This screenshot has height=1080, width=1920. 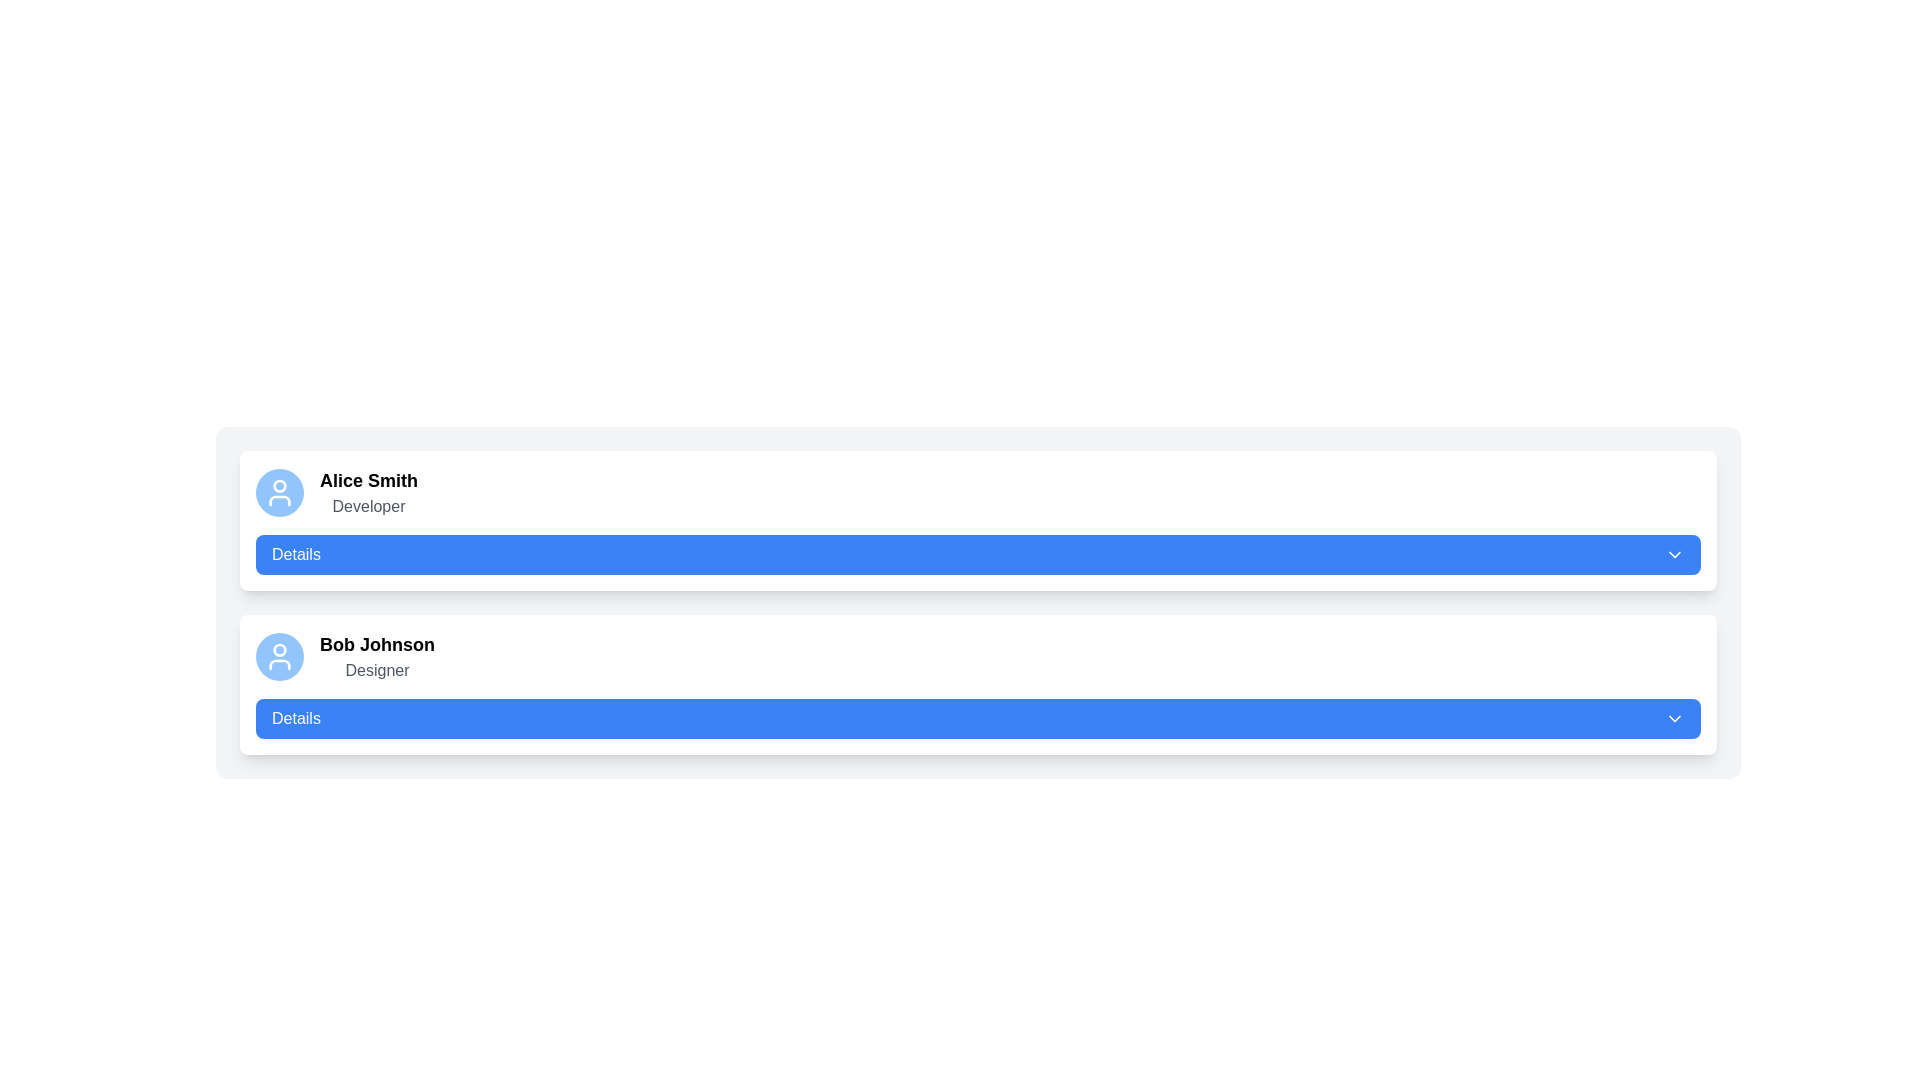 What do you see at coordinates (1675, 555) in the screenshot?
I see `the collapsible icon located in the top-right corner of the 'Details' button for 'Alice Smith, Developer'` at bounding box center [1675, 555].